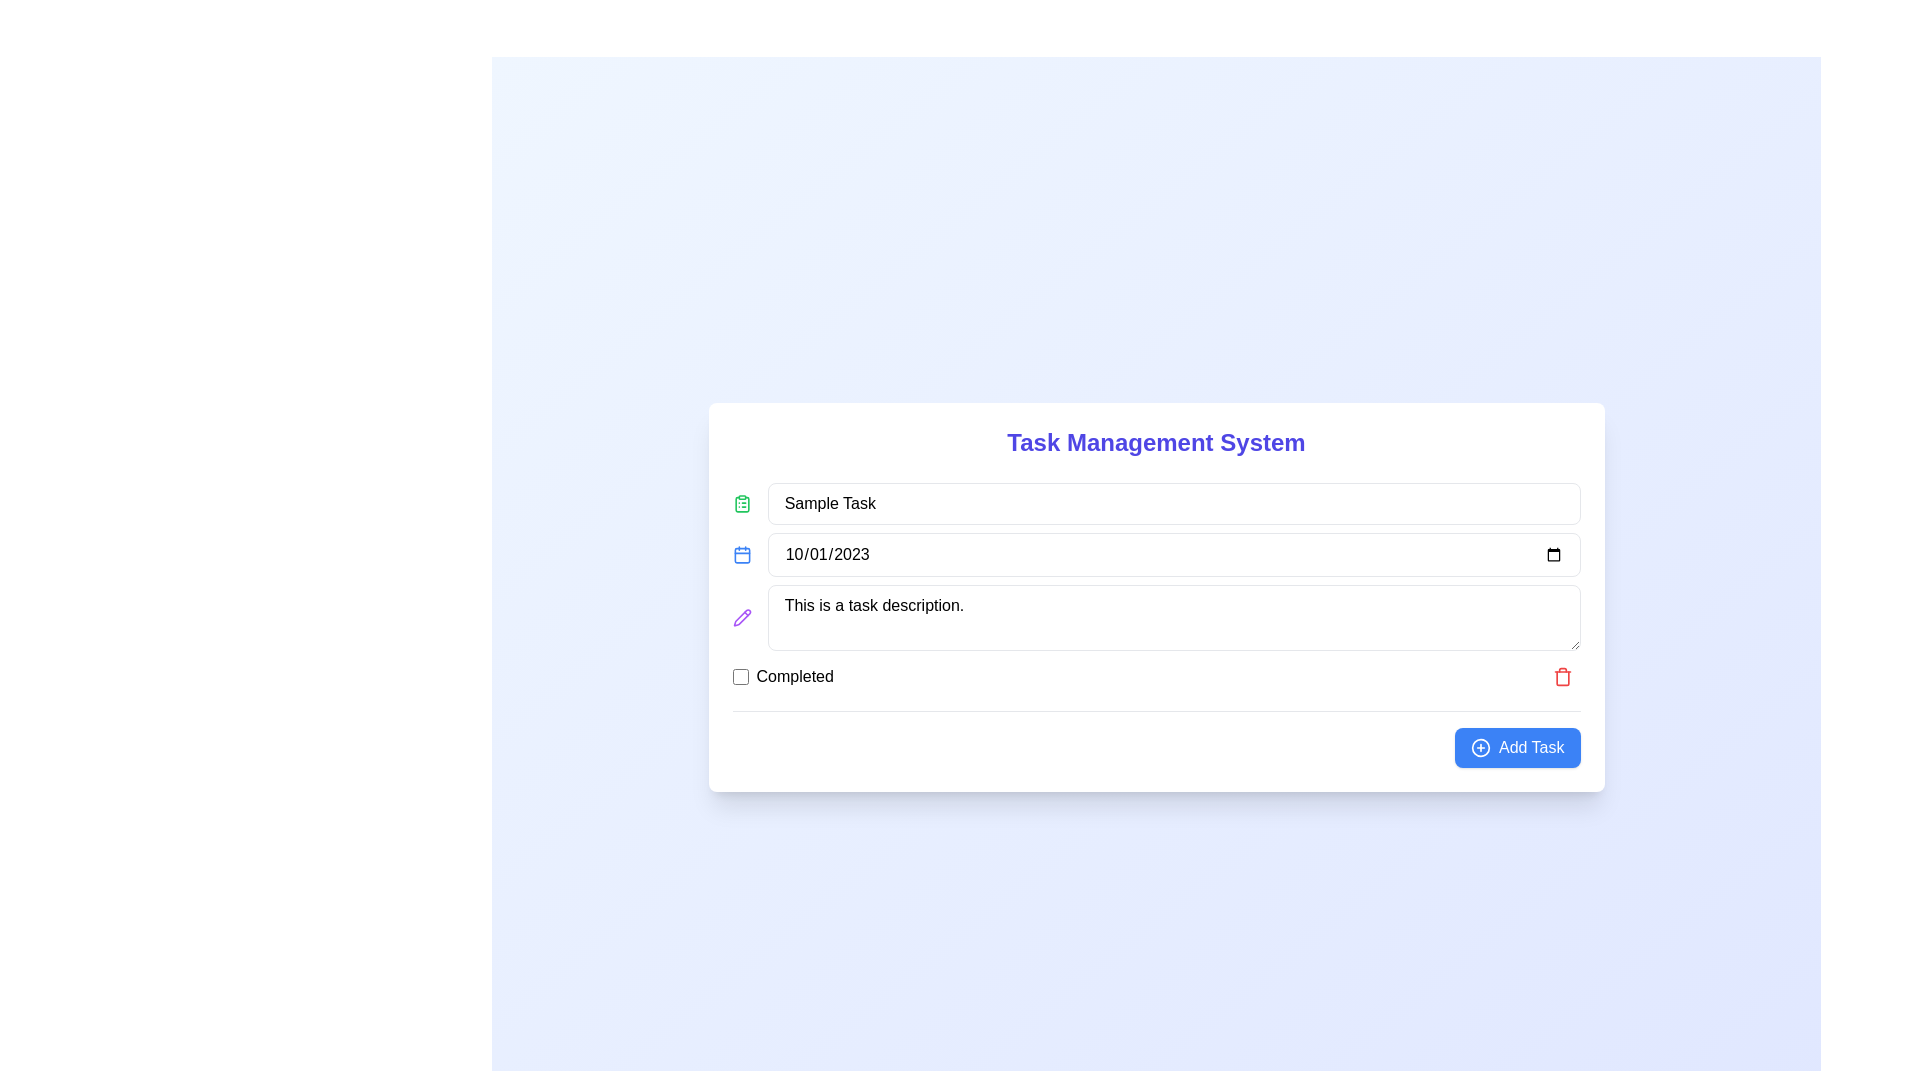  Describe the element at coordinates (741, 554) in the screenshot. I see `the calendar icon representing date selection functionality, located to the left of the date input field` at that location.